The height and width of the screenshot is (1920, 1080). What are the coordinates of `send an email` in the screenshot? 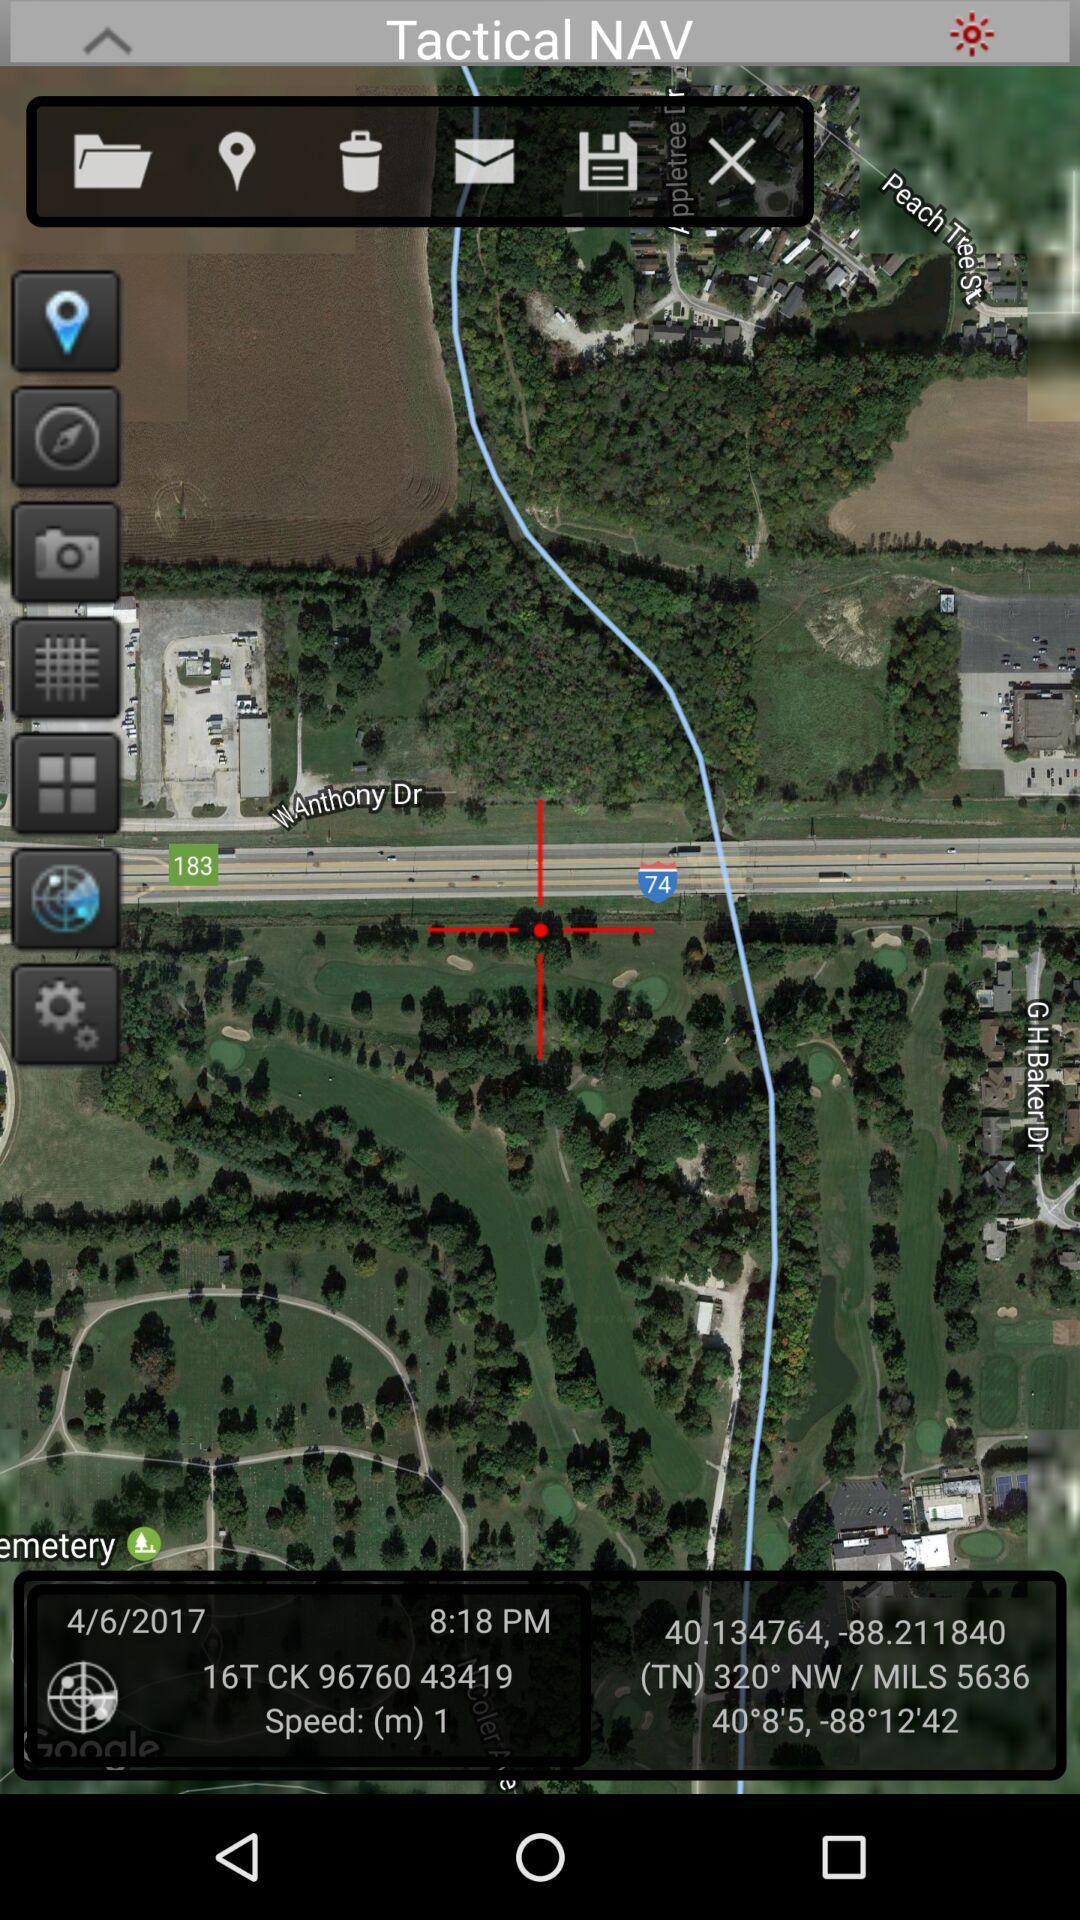 It's located at (503, 156).